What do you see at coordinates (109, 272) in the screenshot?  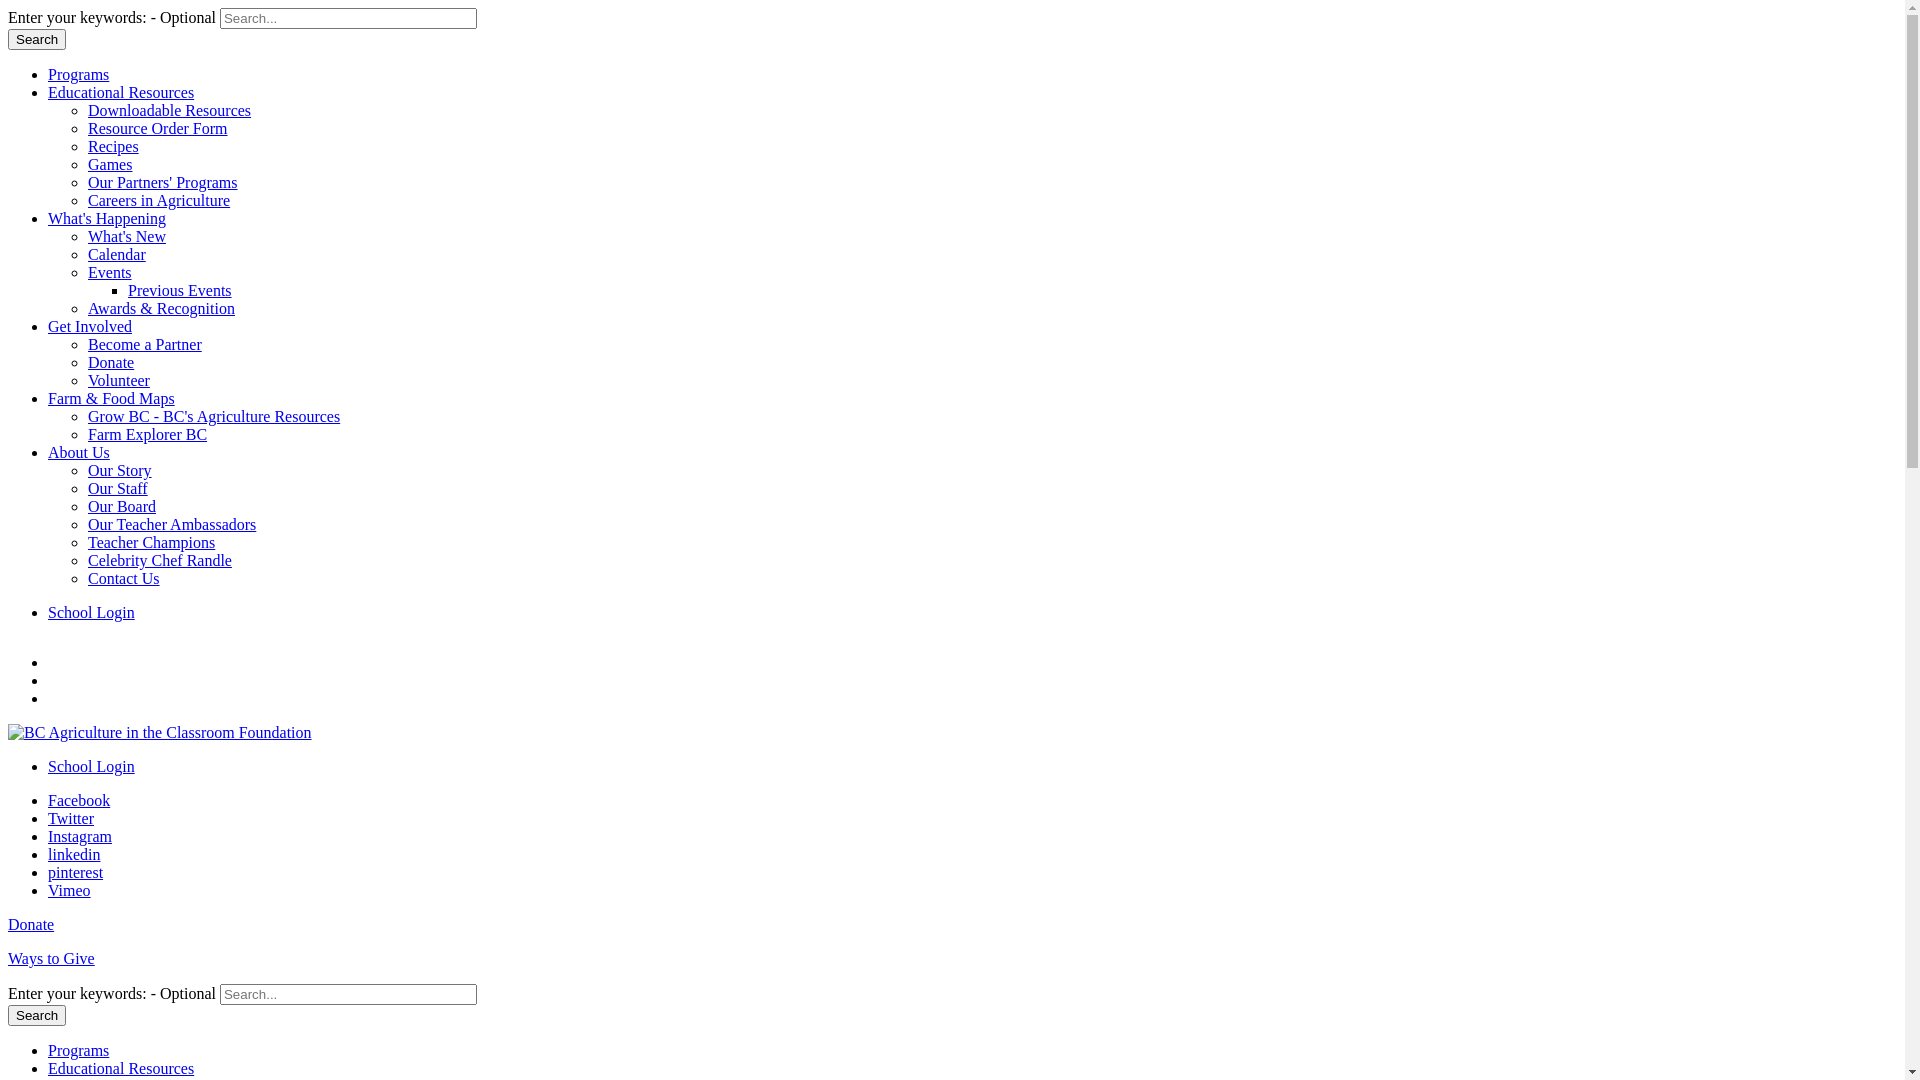 I see `'Events'` at bounding box center [109, 272].